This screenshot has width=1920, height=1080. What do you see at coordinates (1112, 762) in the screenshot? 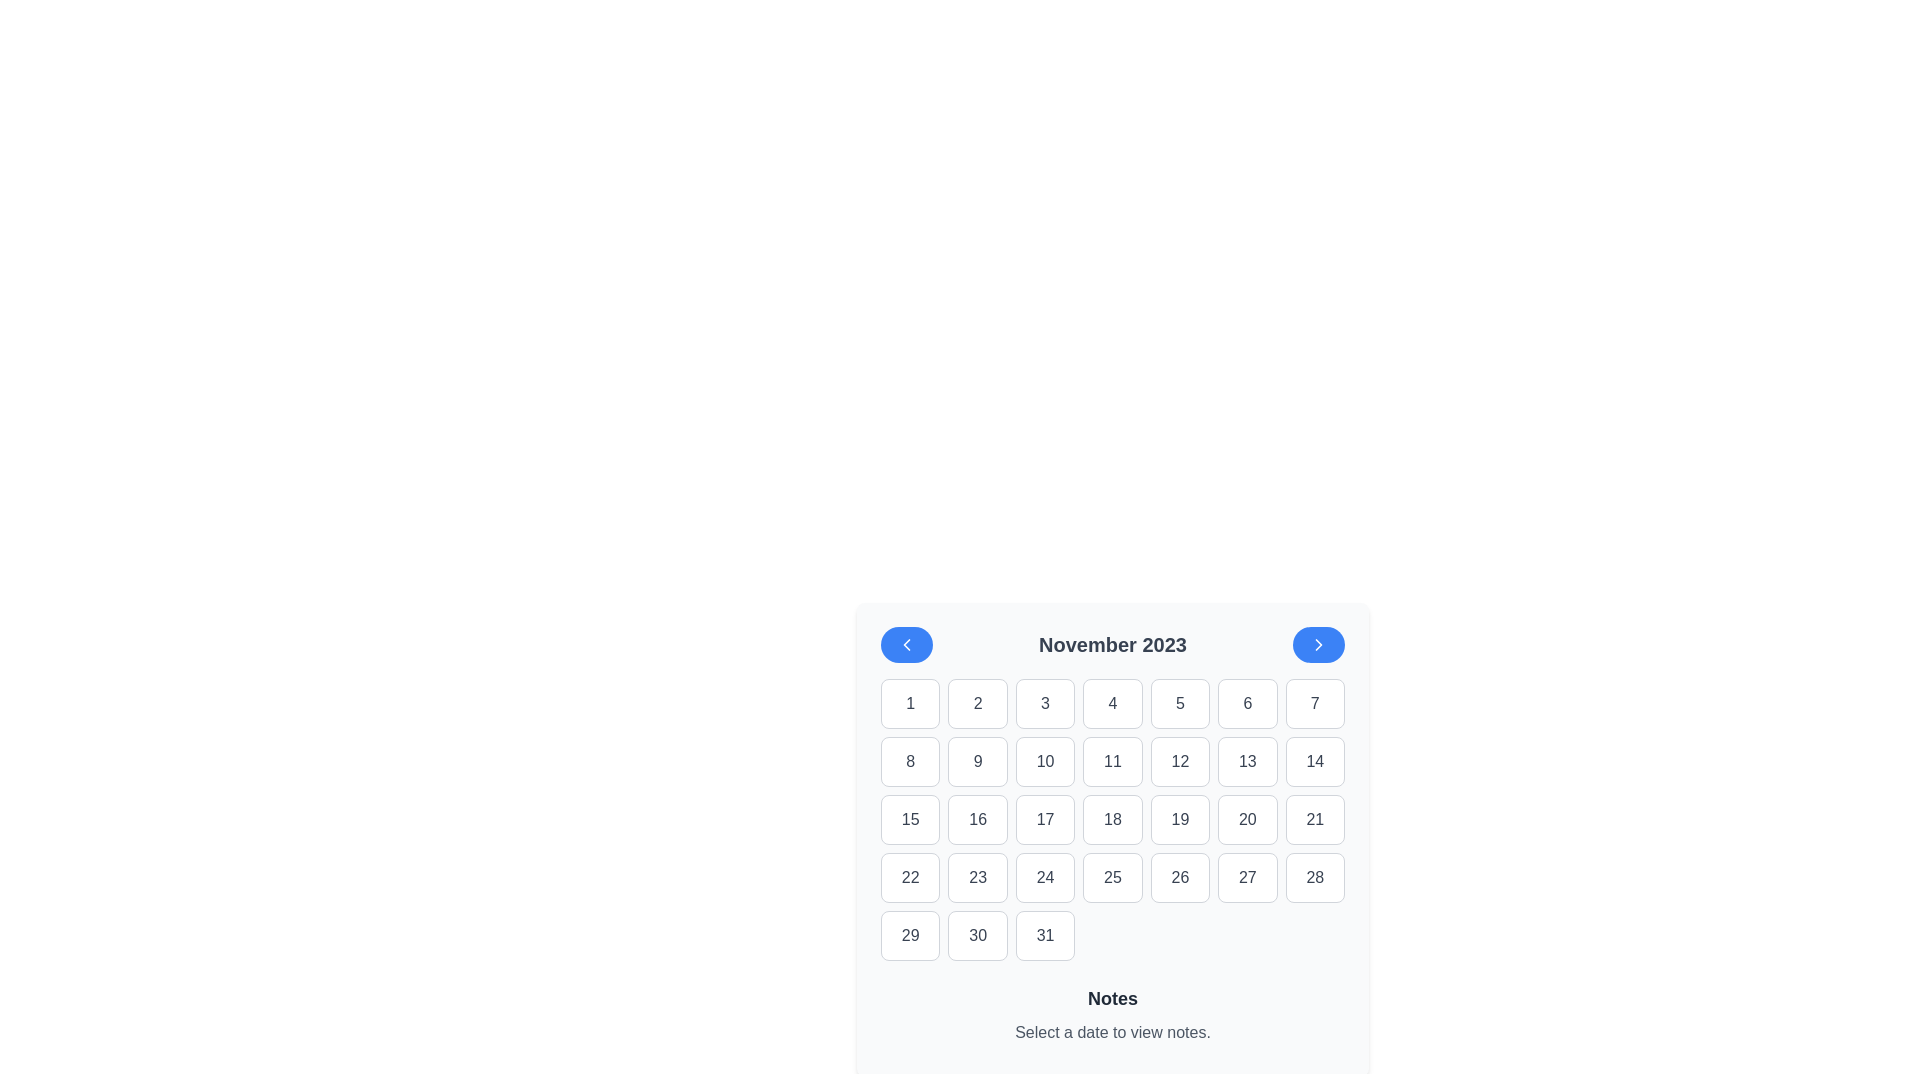
I see `the circular button with a white background and the text '11' in a gray font, located in the second row and fourth column of the calendar grid` at bounding box center [1112, 762].